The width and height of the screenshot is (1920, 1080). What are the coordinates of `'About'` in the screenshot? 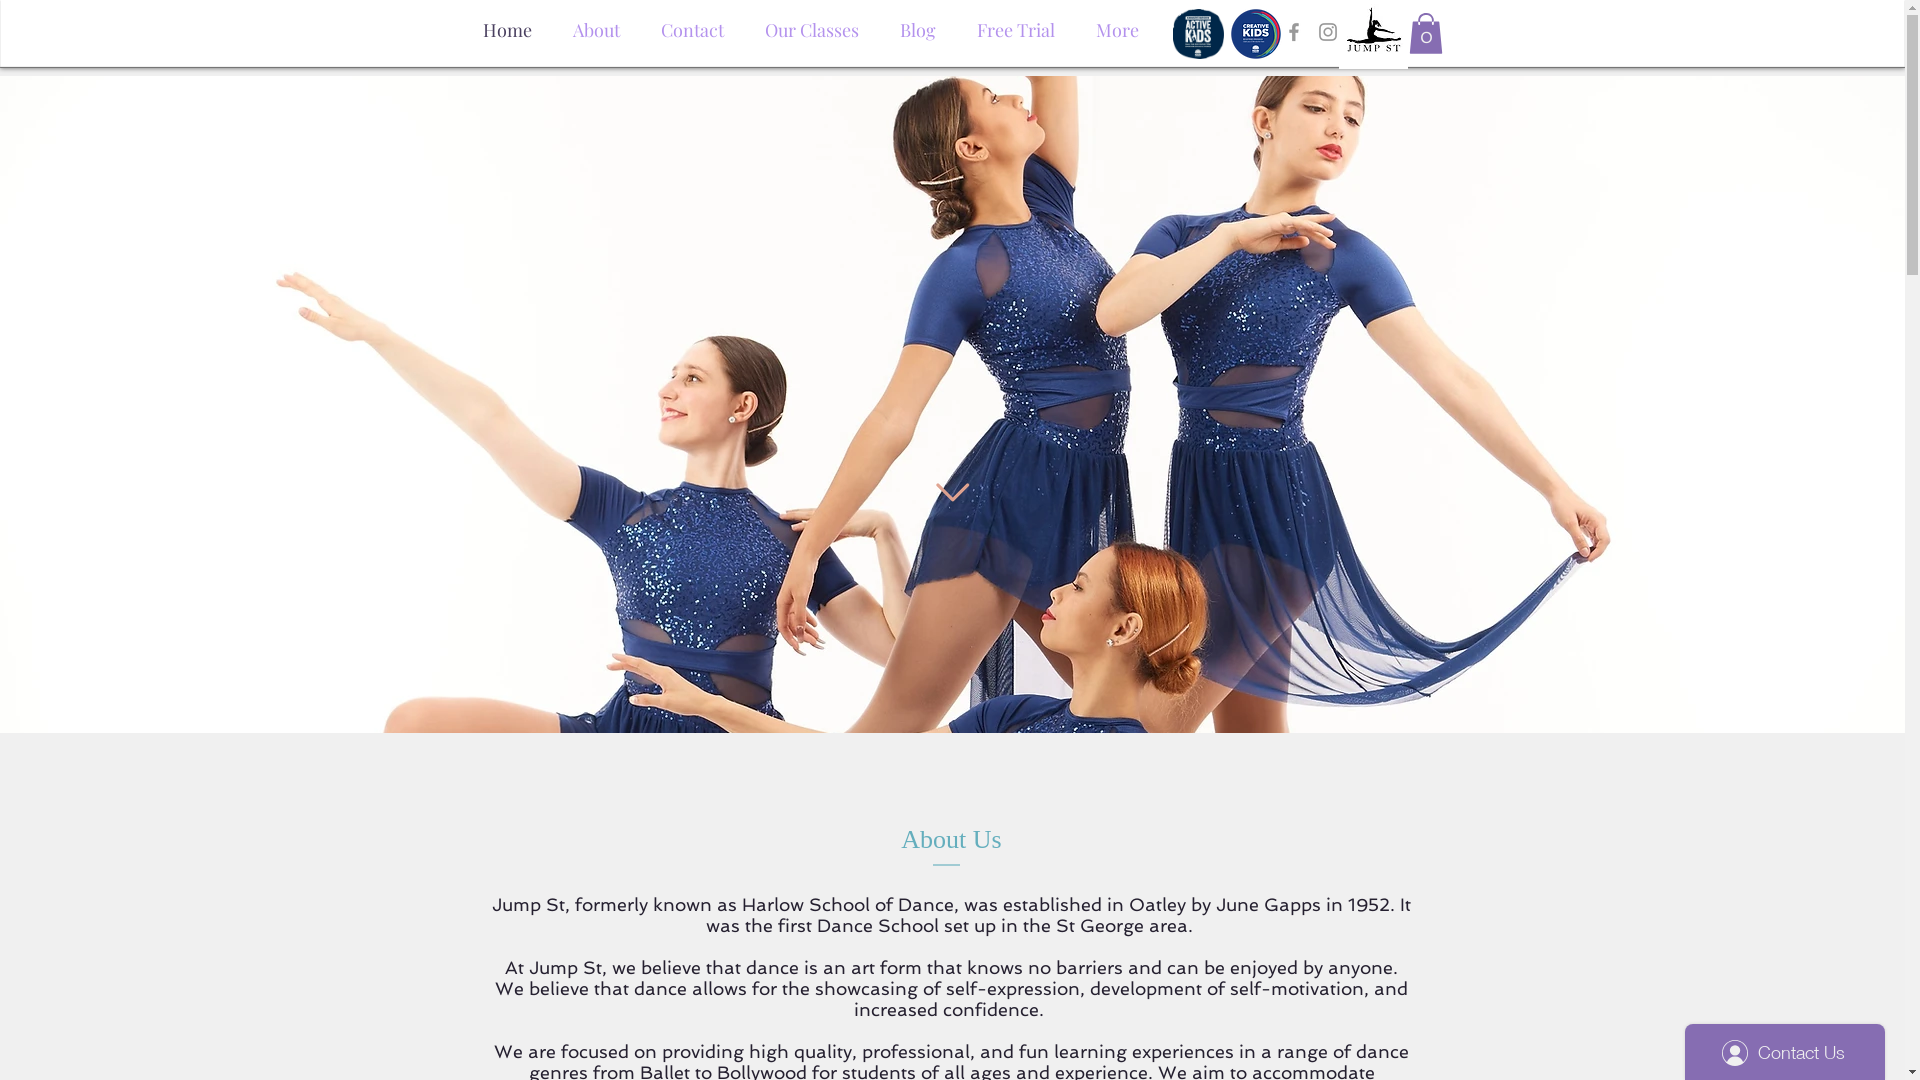 It's located at (552, 24).